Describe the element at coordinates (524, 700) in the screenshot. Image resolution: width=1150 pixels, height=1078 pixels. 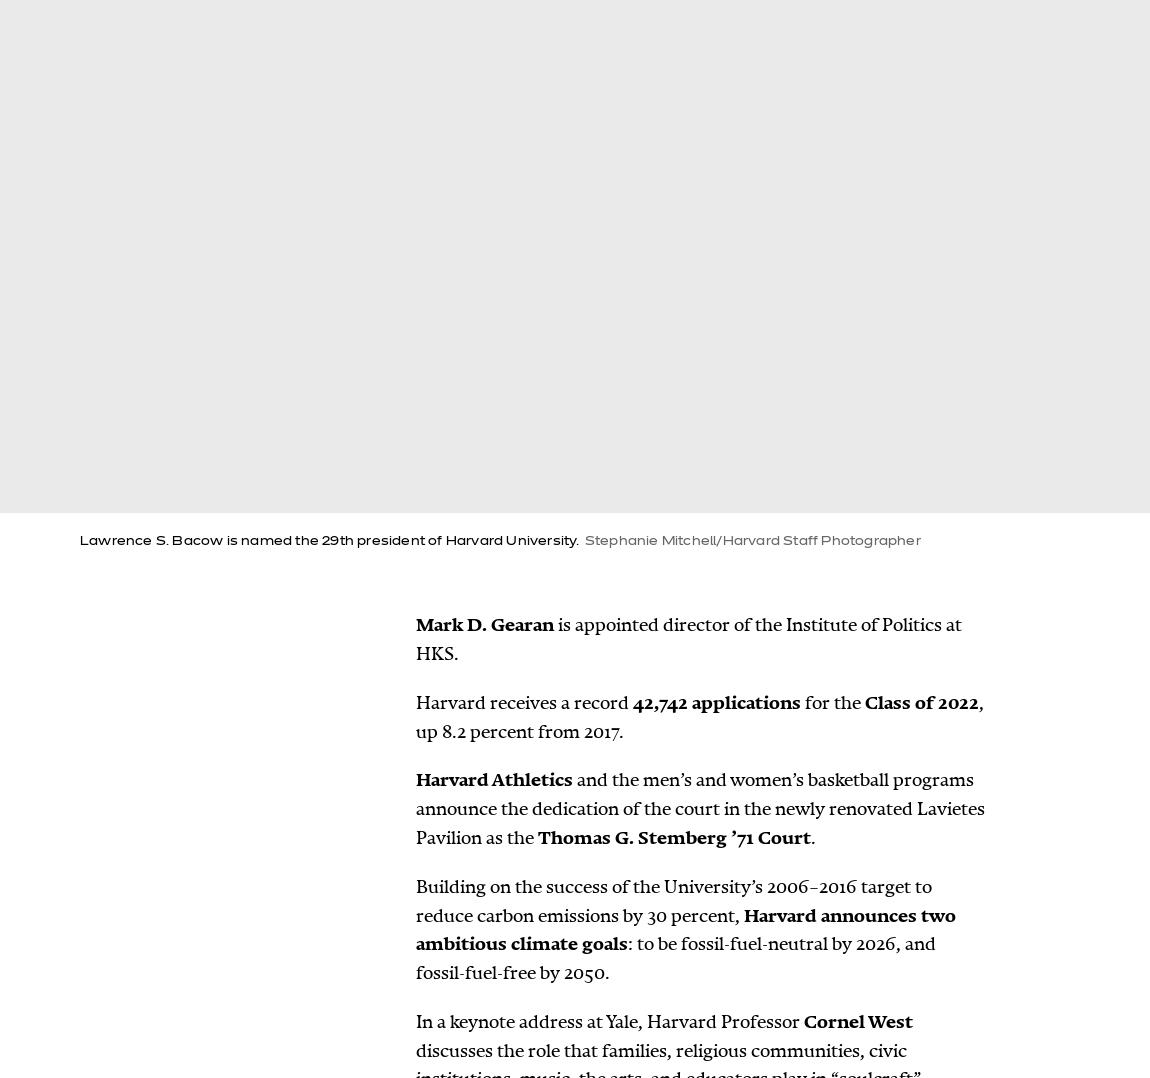
I see `'Harvard receives a record'` at that location.